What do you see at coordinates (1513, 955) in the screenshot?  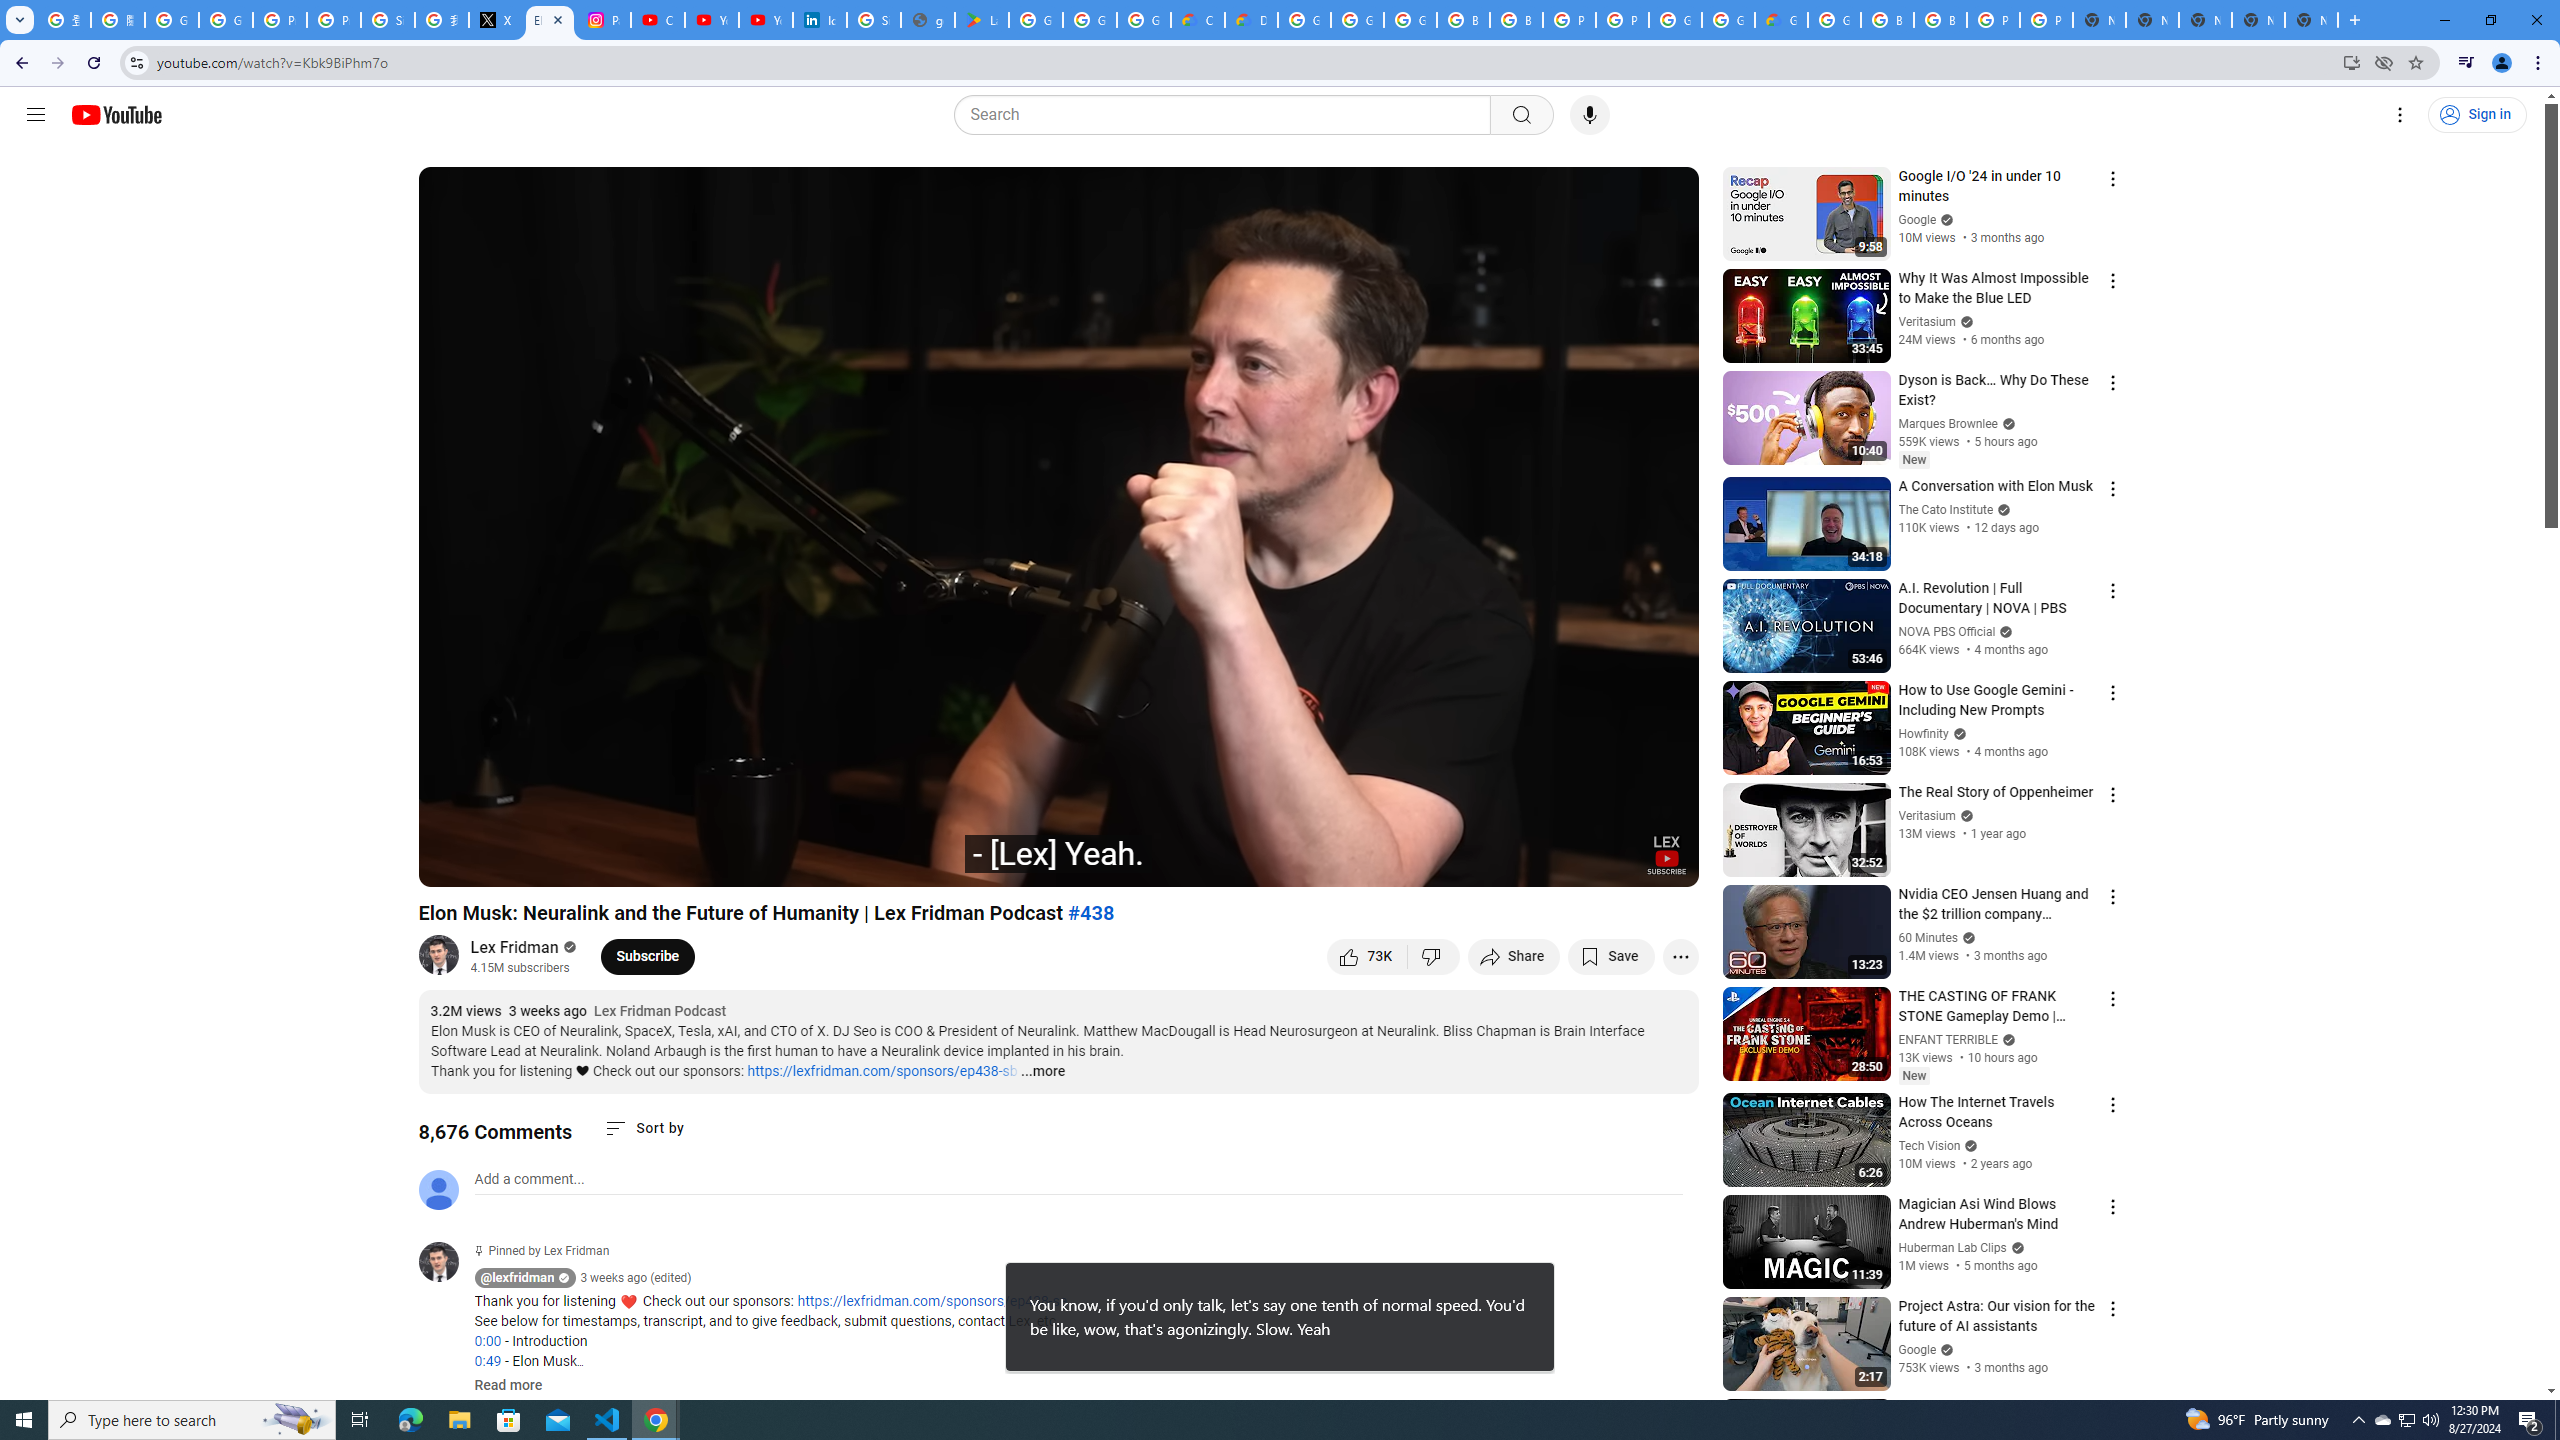 I see `'Share'` at bounding box center [1513, 955].